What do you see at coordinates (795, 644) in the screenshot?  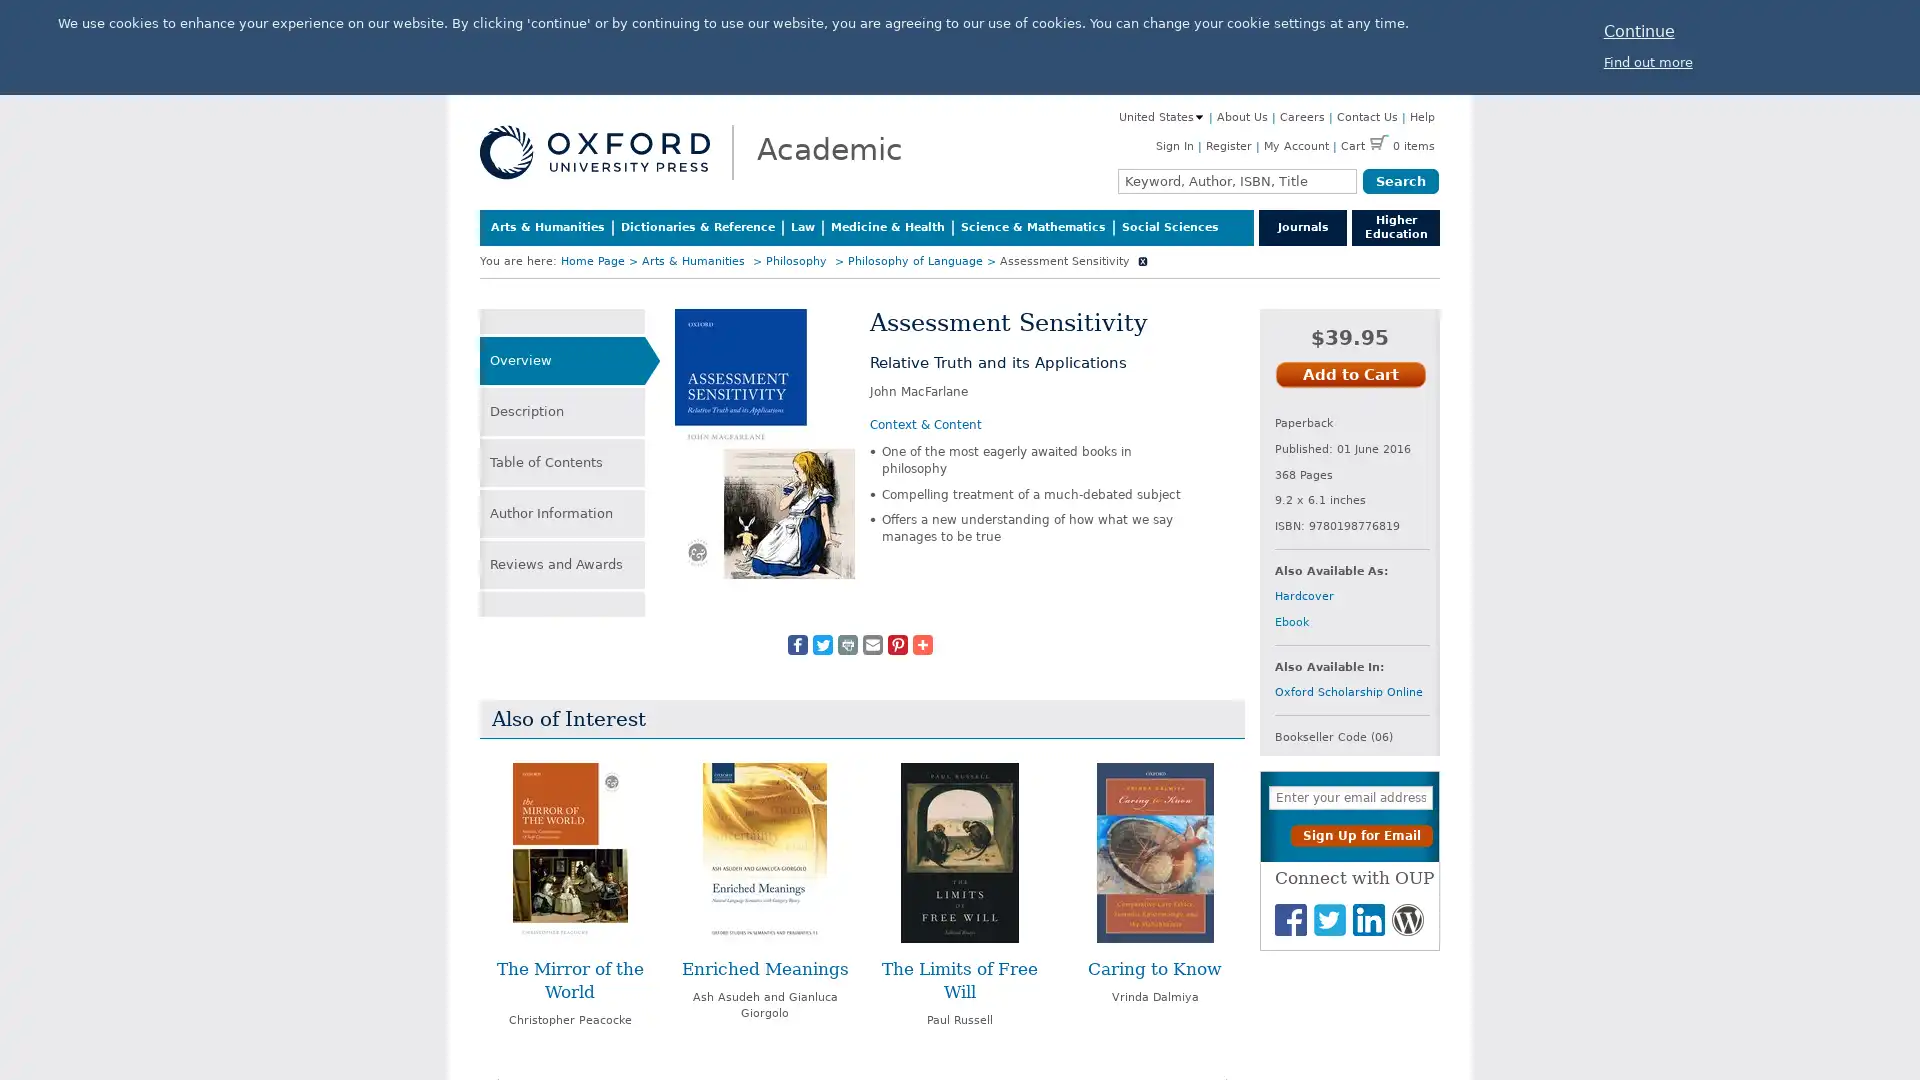 I see `Share to Facebook` at bounding box center [795, 644].